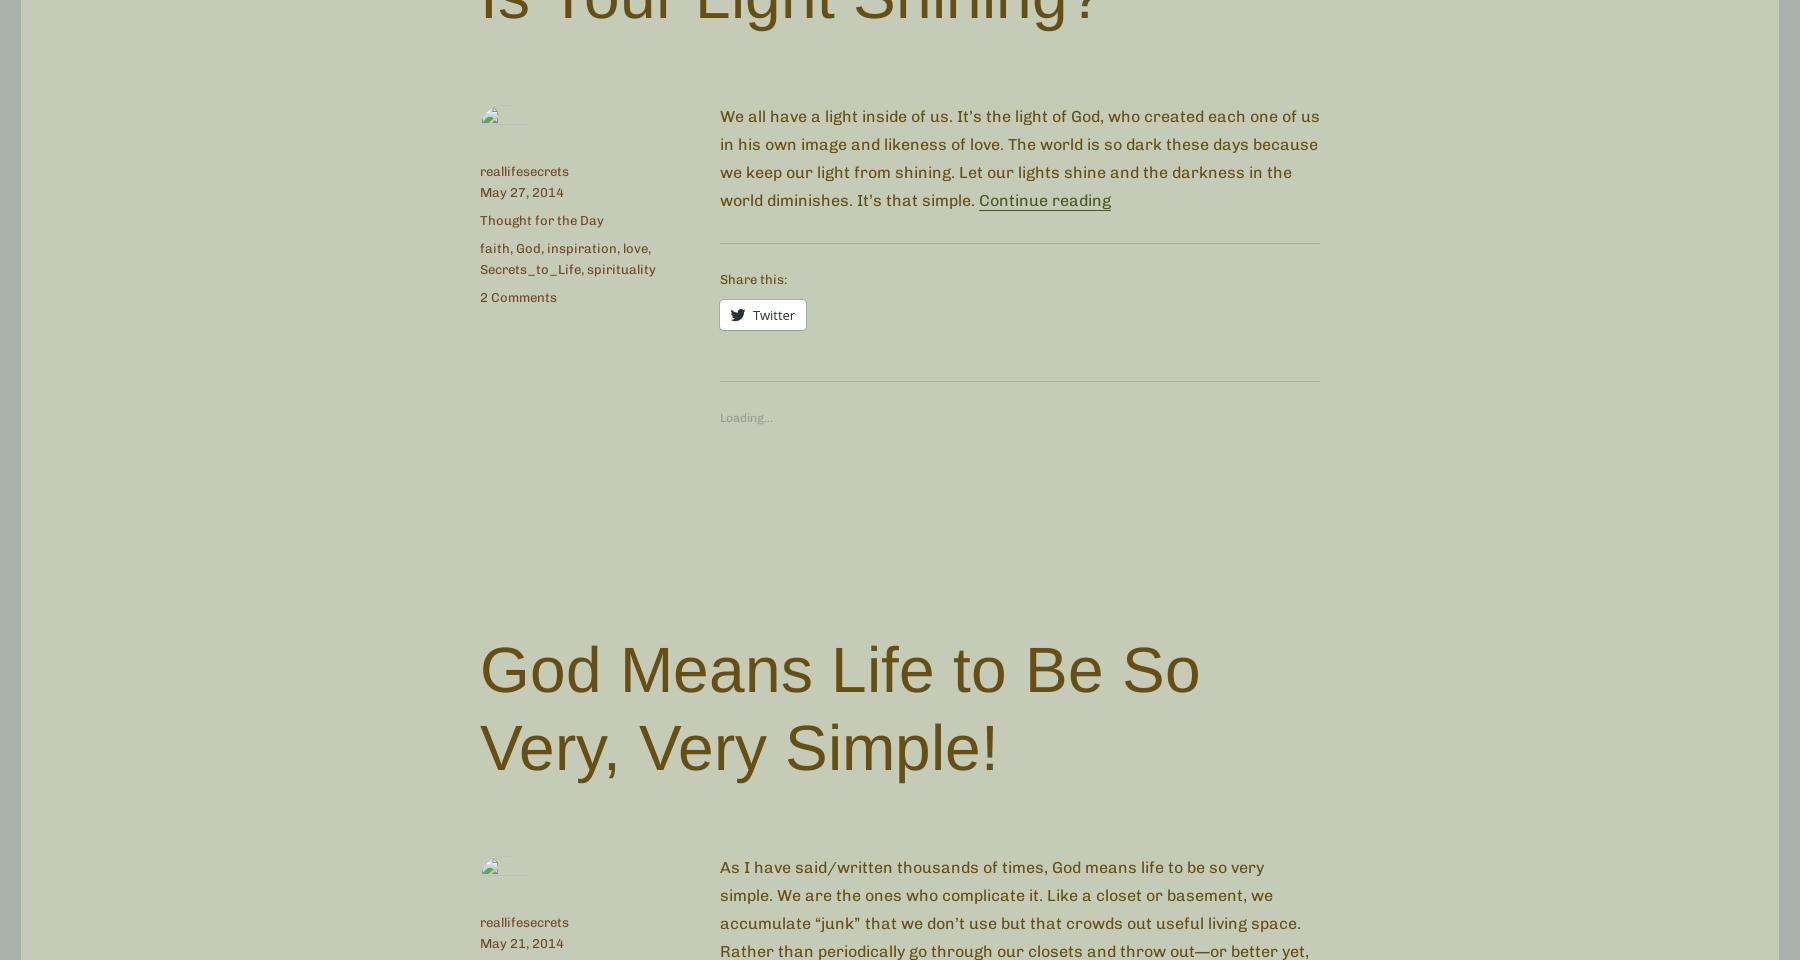  I want to click on 'God', so click(515, 246).